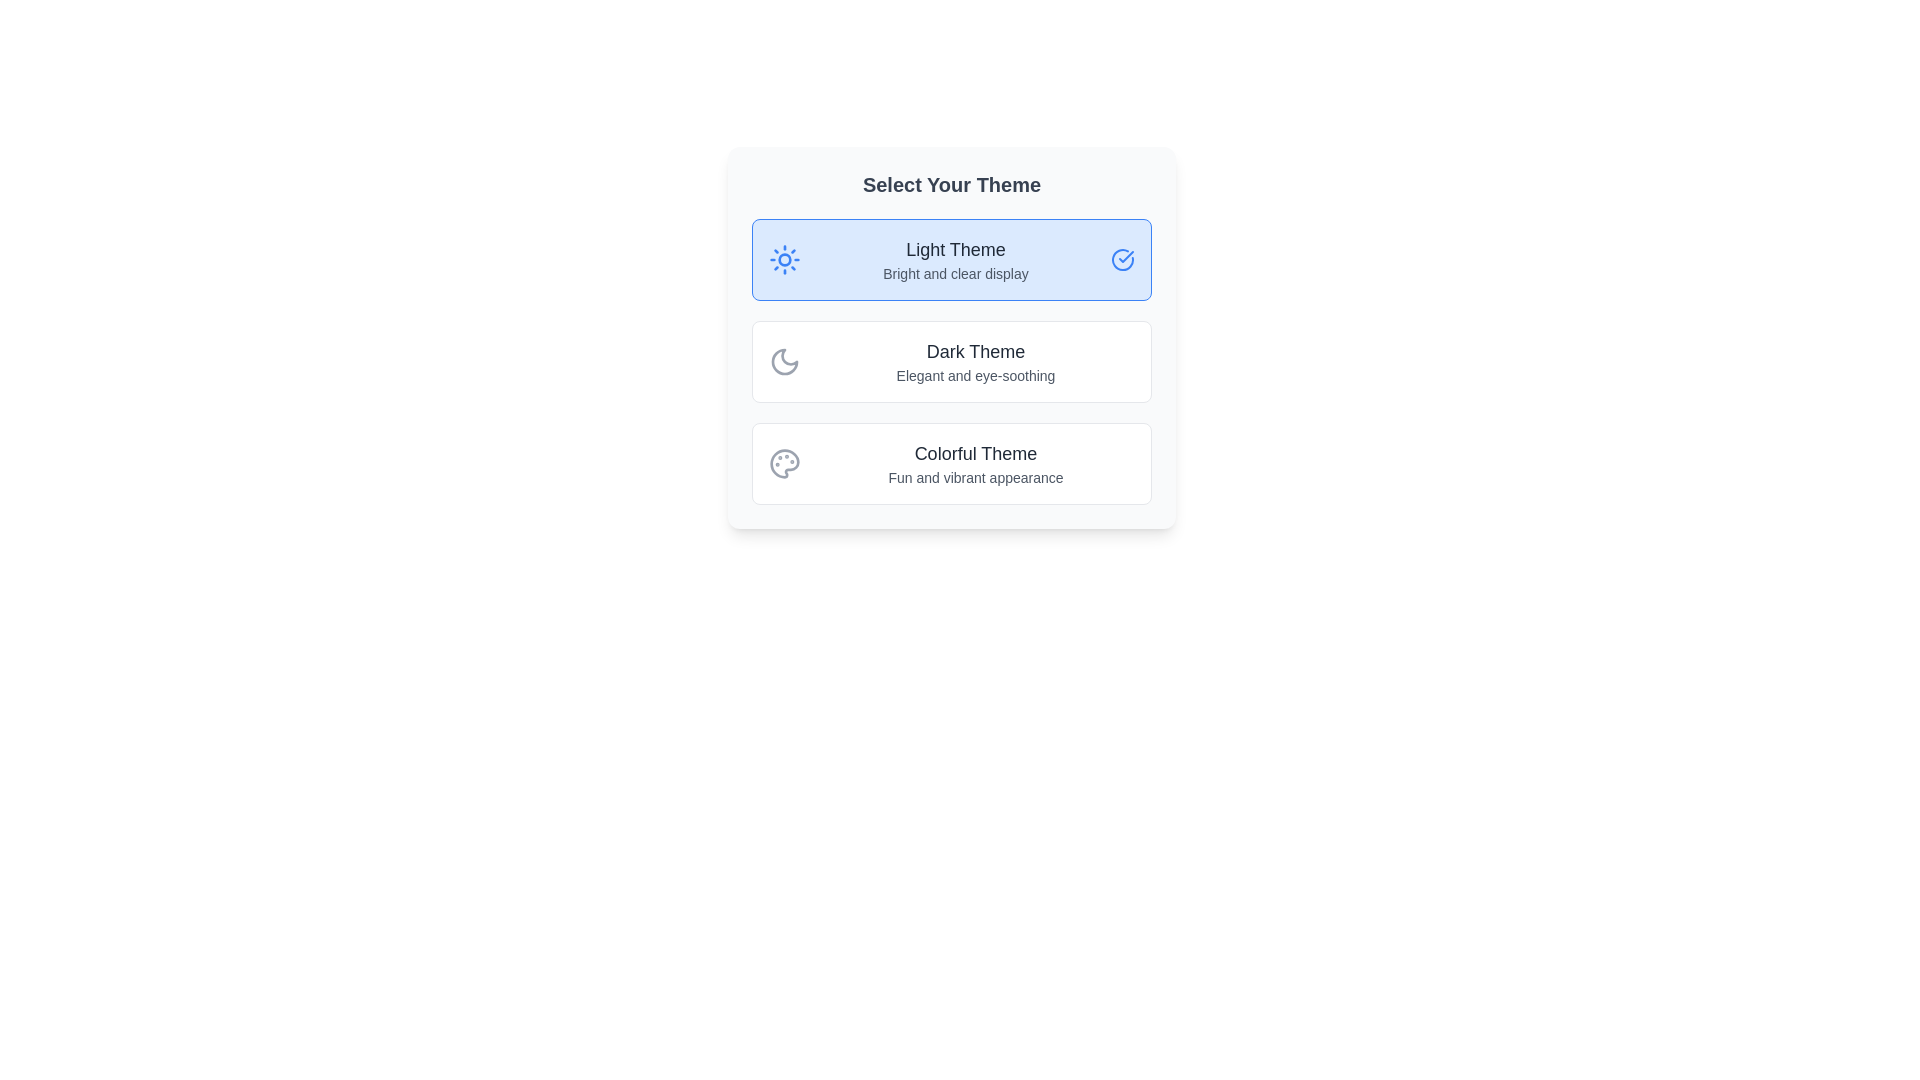 The width and height of the screenshot is (1920, 1080). What do you see at coordinates (975, 375) in the screenshot?
I see `the text label that reads 'Elegant and eye-soothing', which is styled in a small gray font and located directly below 'Dark Theme' within the 'Select Your Theme' card interface` at bounding box center [975, 375].